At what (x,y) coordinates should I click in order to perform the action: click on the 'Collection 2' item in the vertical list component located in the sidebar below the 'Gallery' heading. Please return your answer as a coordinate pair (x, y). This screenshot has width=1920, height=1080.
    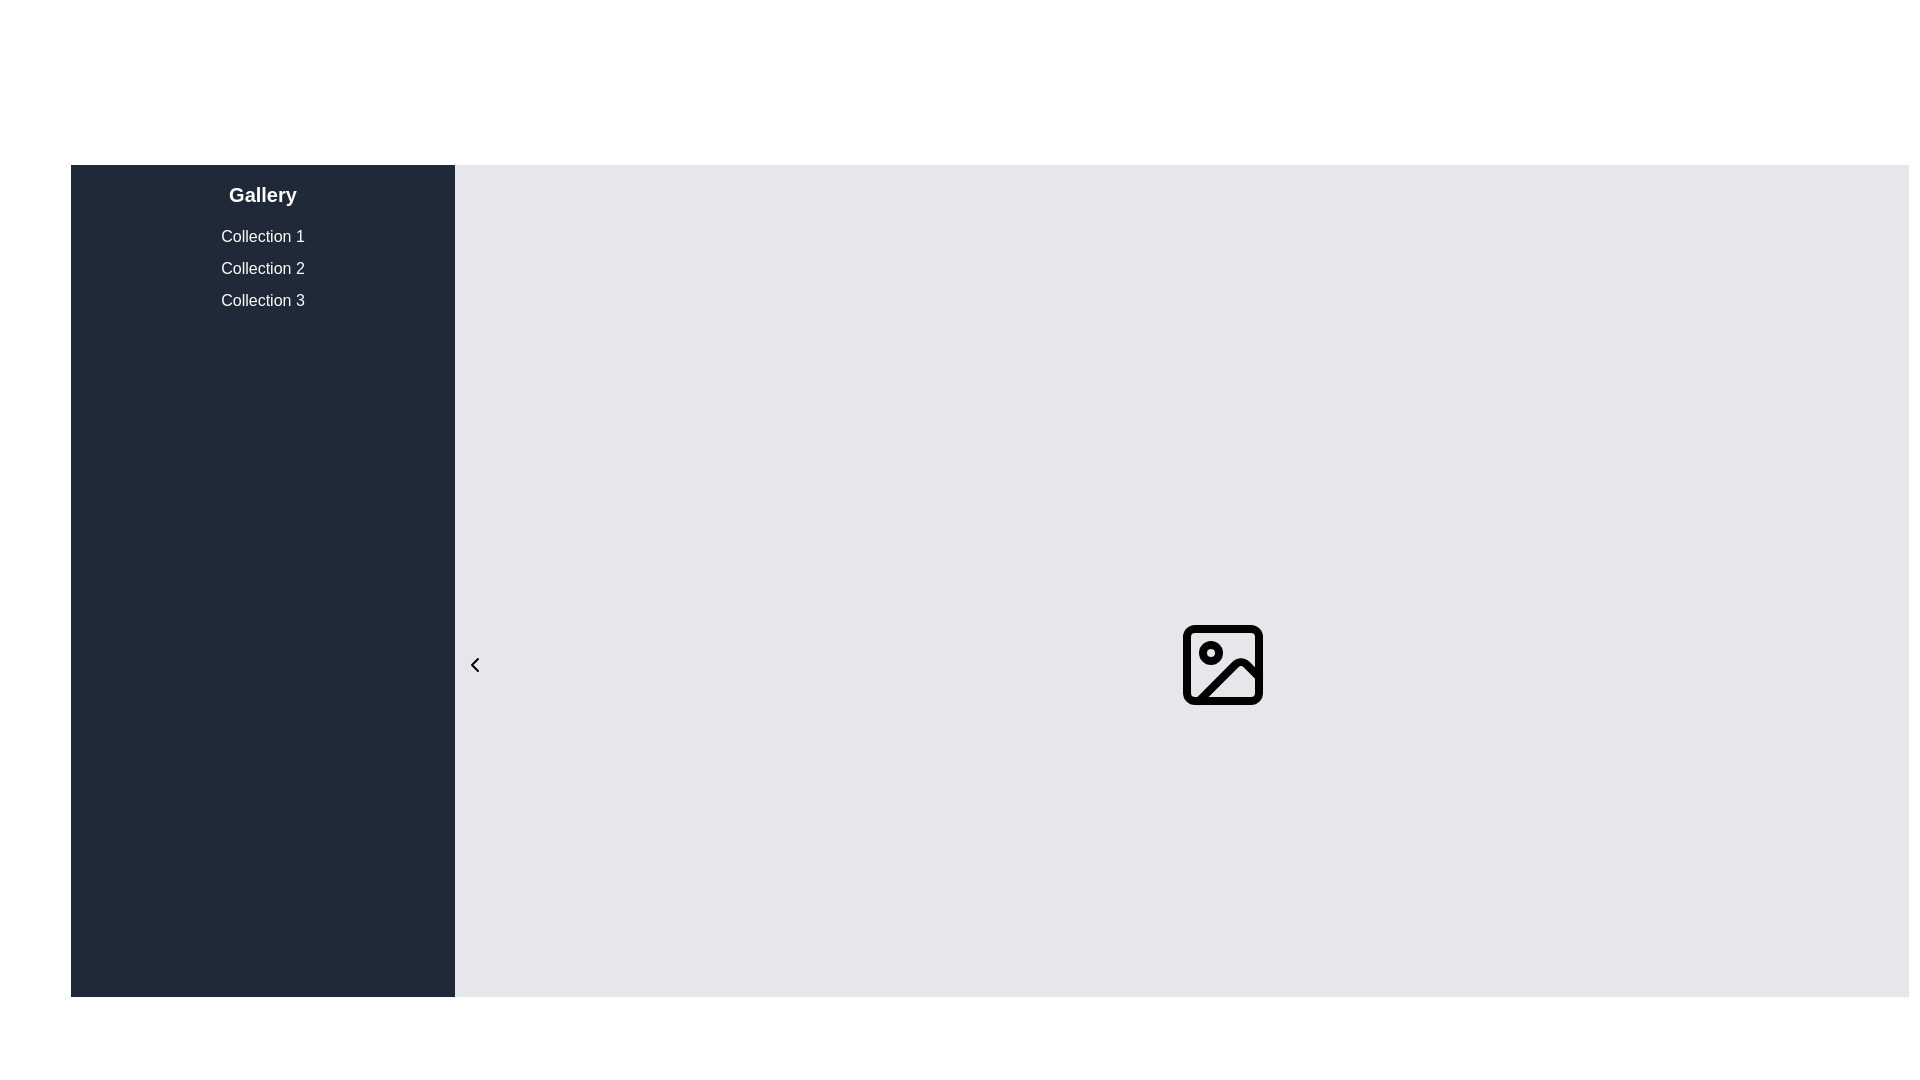
    Looking at the image, I should click on (262, 268).